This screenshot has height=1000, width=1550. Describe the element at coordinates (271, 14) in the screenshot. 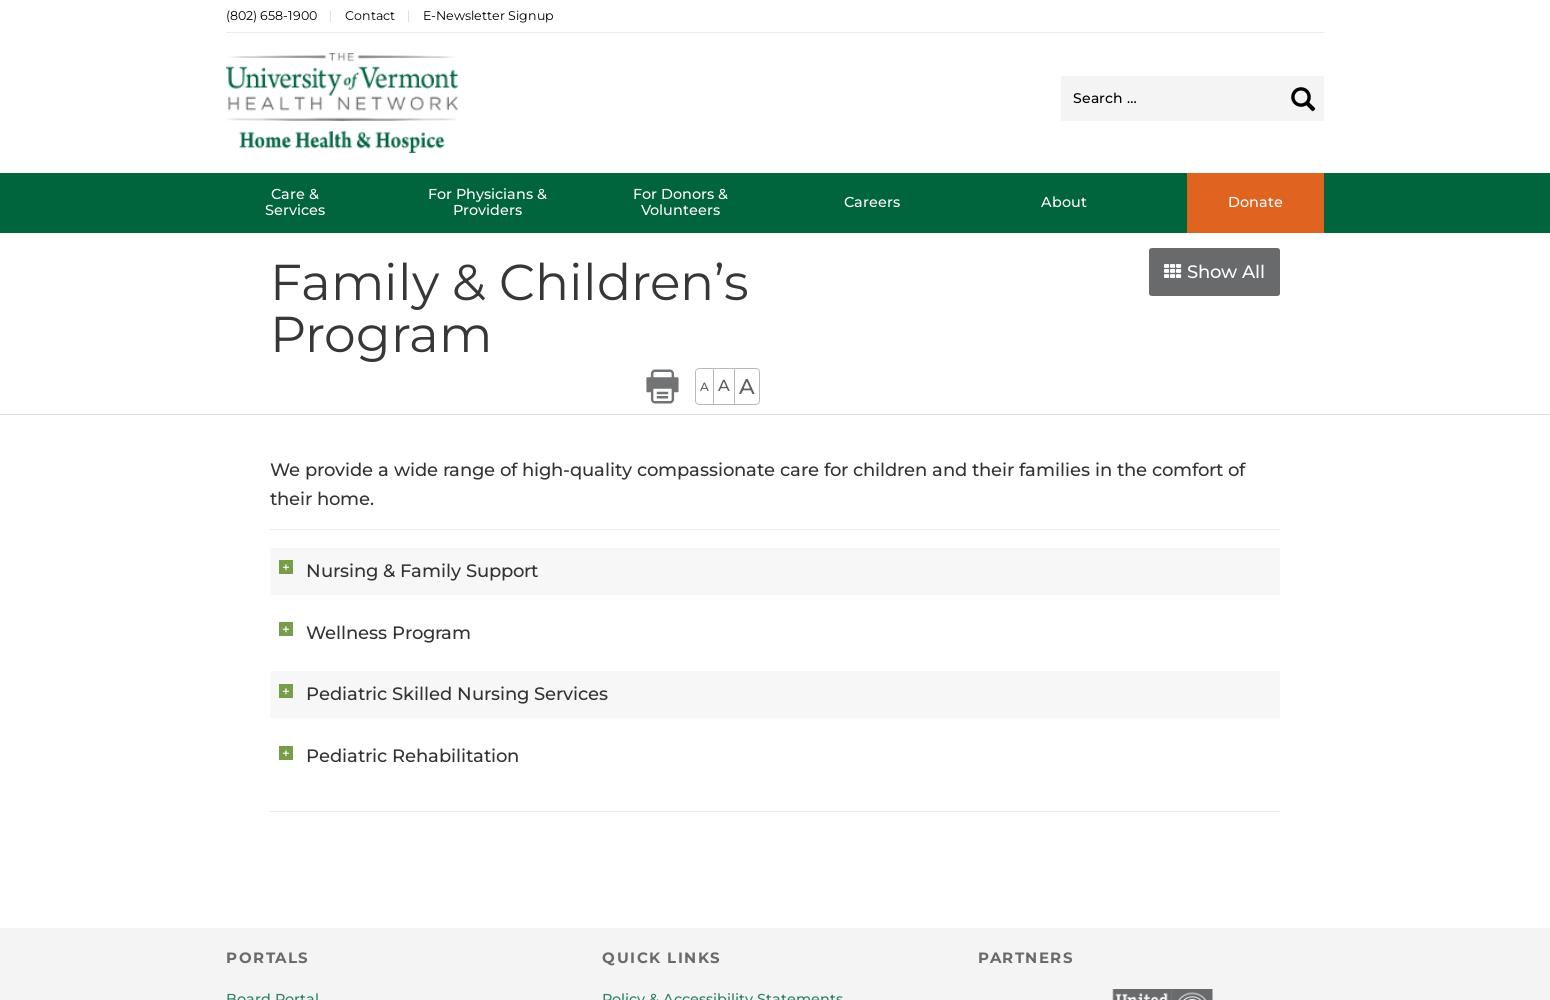

I see `'(802) 658-1900'` at that location.